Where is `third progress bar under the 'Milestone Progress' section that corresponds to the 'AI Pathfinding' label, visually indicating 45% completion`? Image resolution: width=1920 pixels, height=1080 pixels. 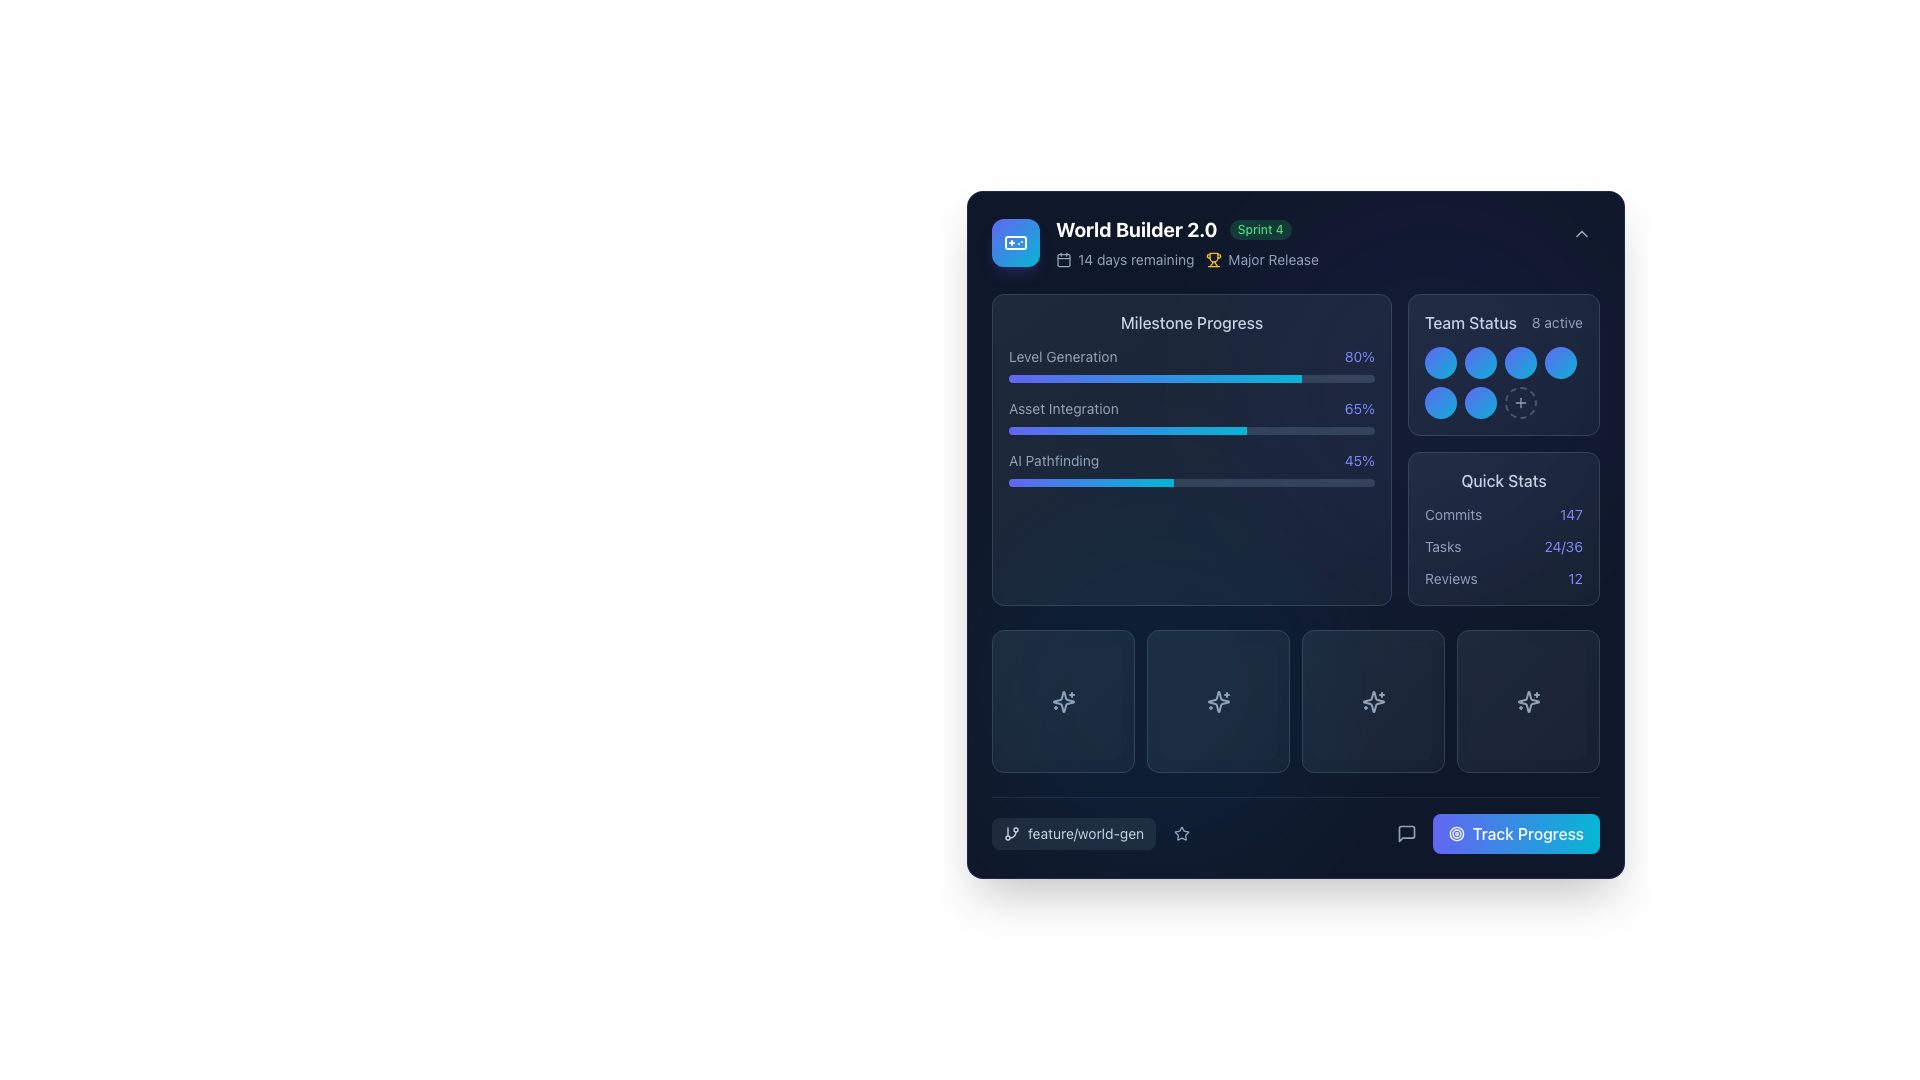
third progress bar under the 'Milestone Progress' section that corresponds to the 'AI Pathfinding' label, visually indicating 45% completion is located at coordinates (1191, 482).